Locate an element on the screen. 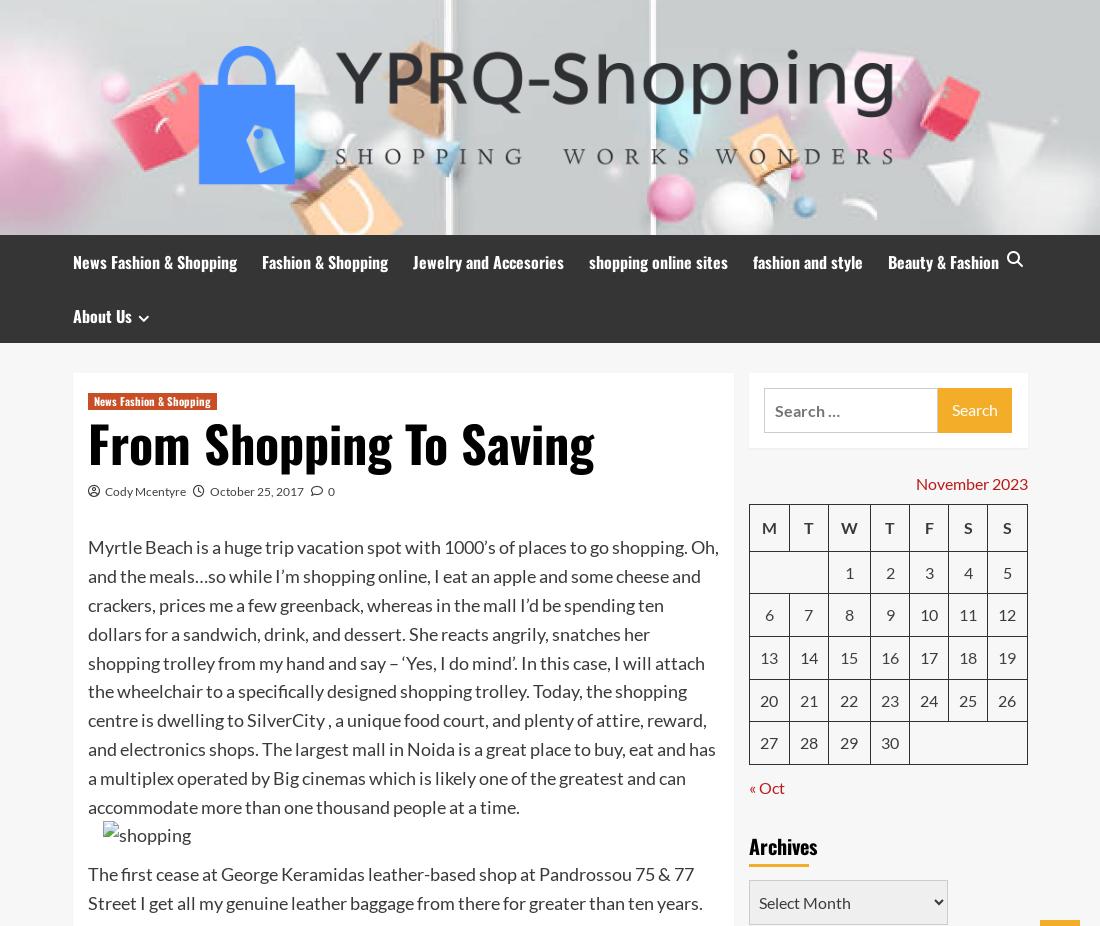  '9' is located at coordinates (888, 613).